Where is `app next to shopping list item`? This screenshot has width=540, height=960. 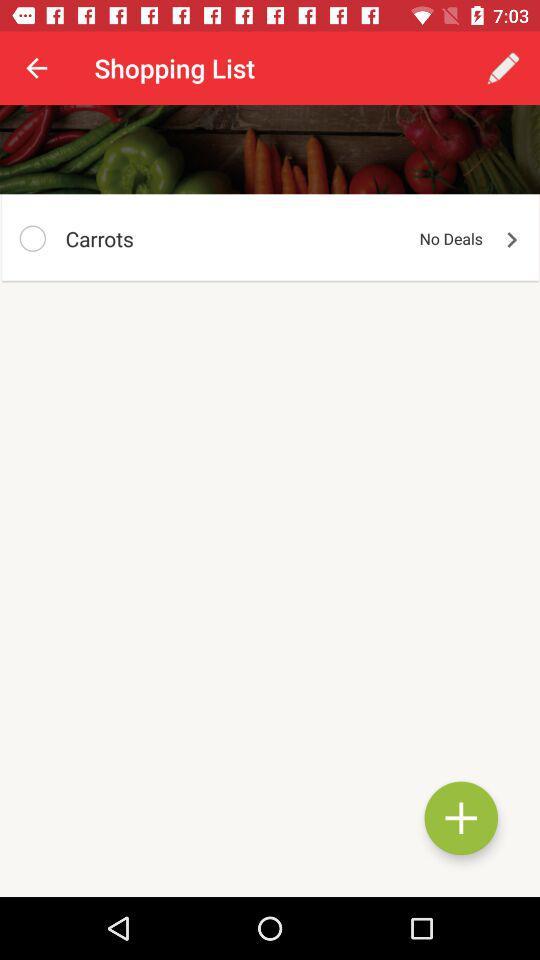
app next to shopping list item is located at coordinates (36, 68).